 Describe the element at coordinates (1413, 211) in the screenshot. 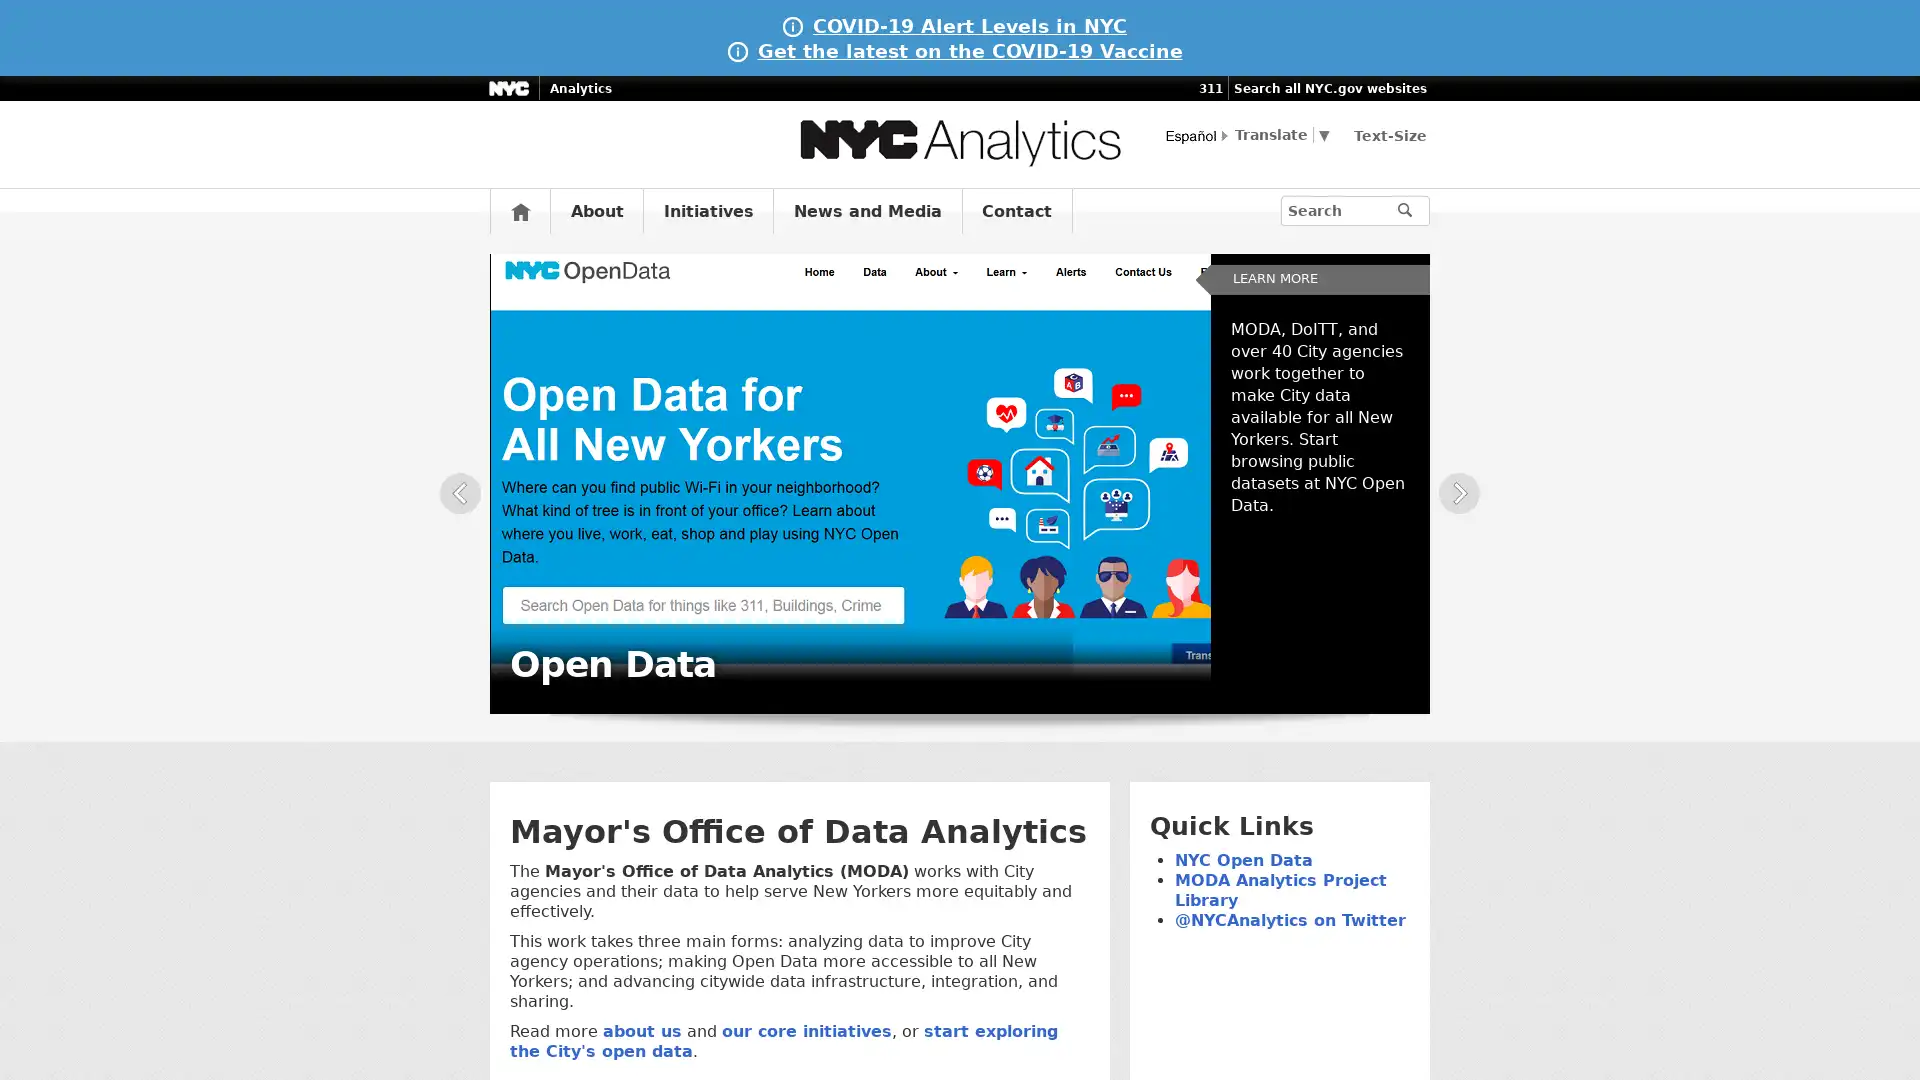

I see `submit` at that location.